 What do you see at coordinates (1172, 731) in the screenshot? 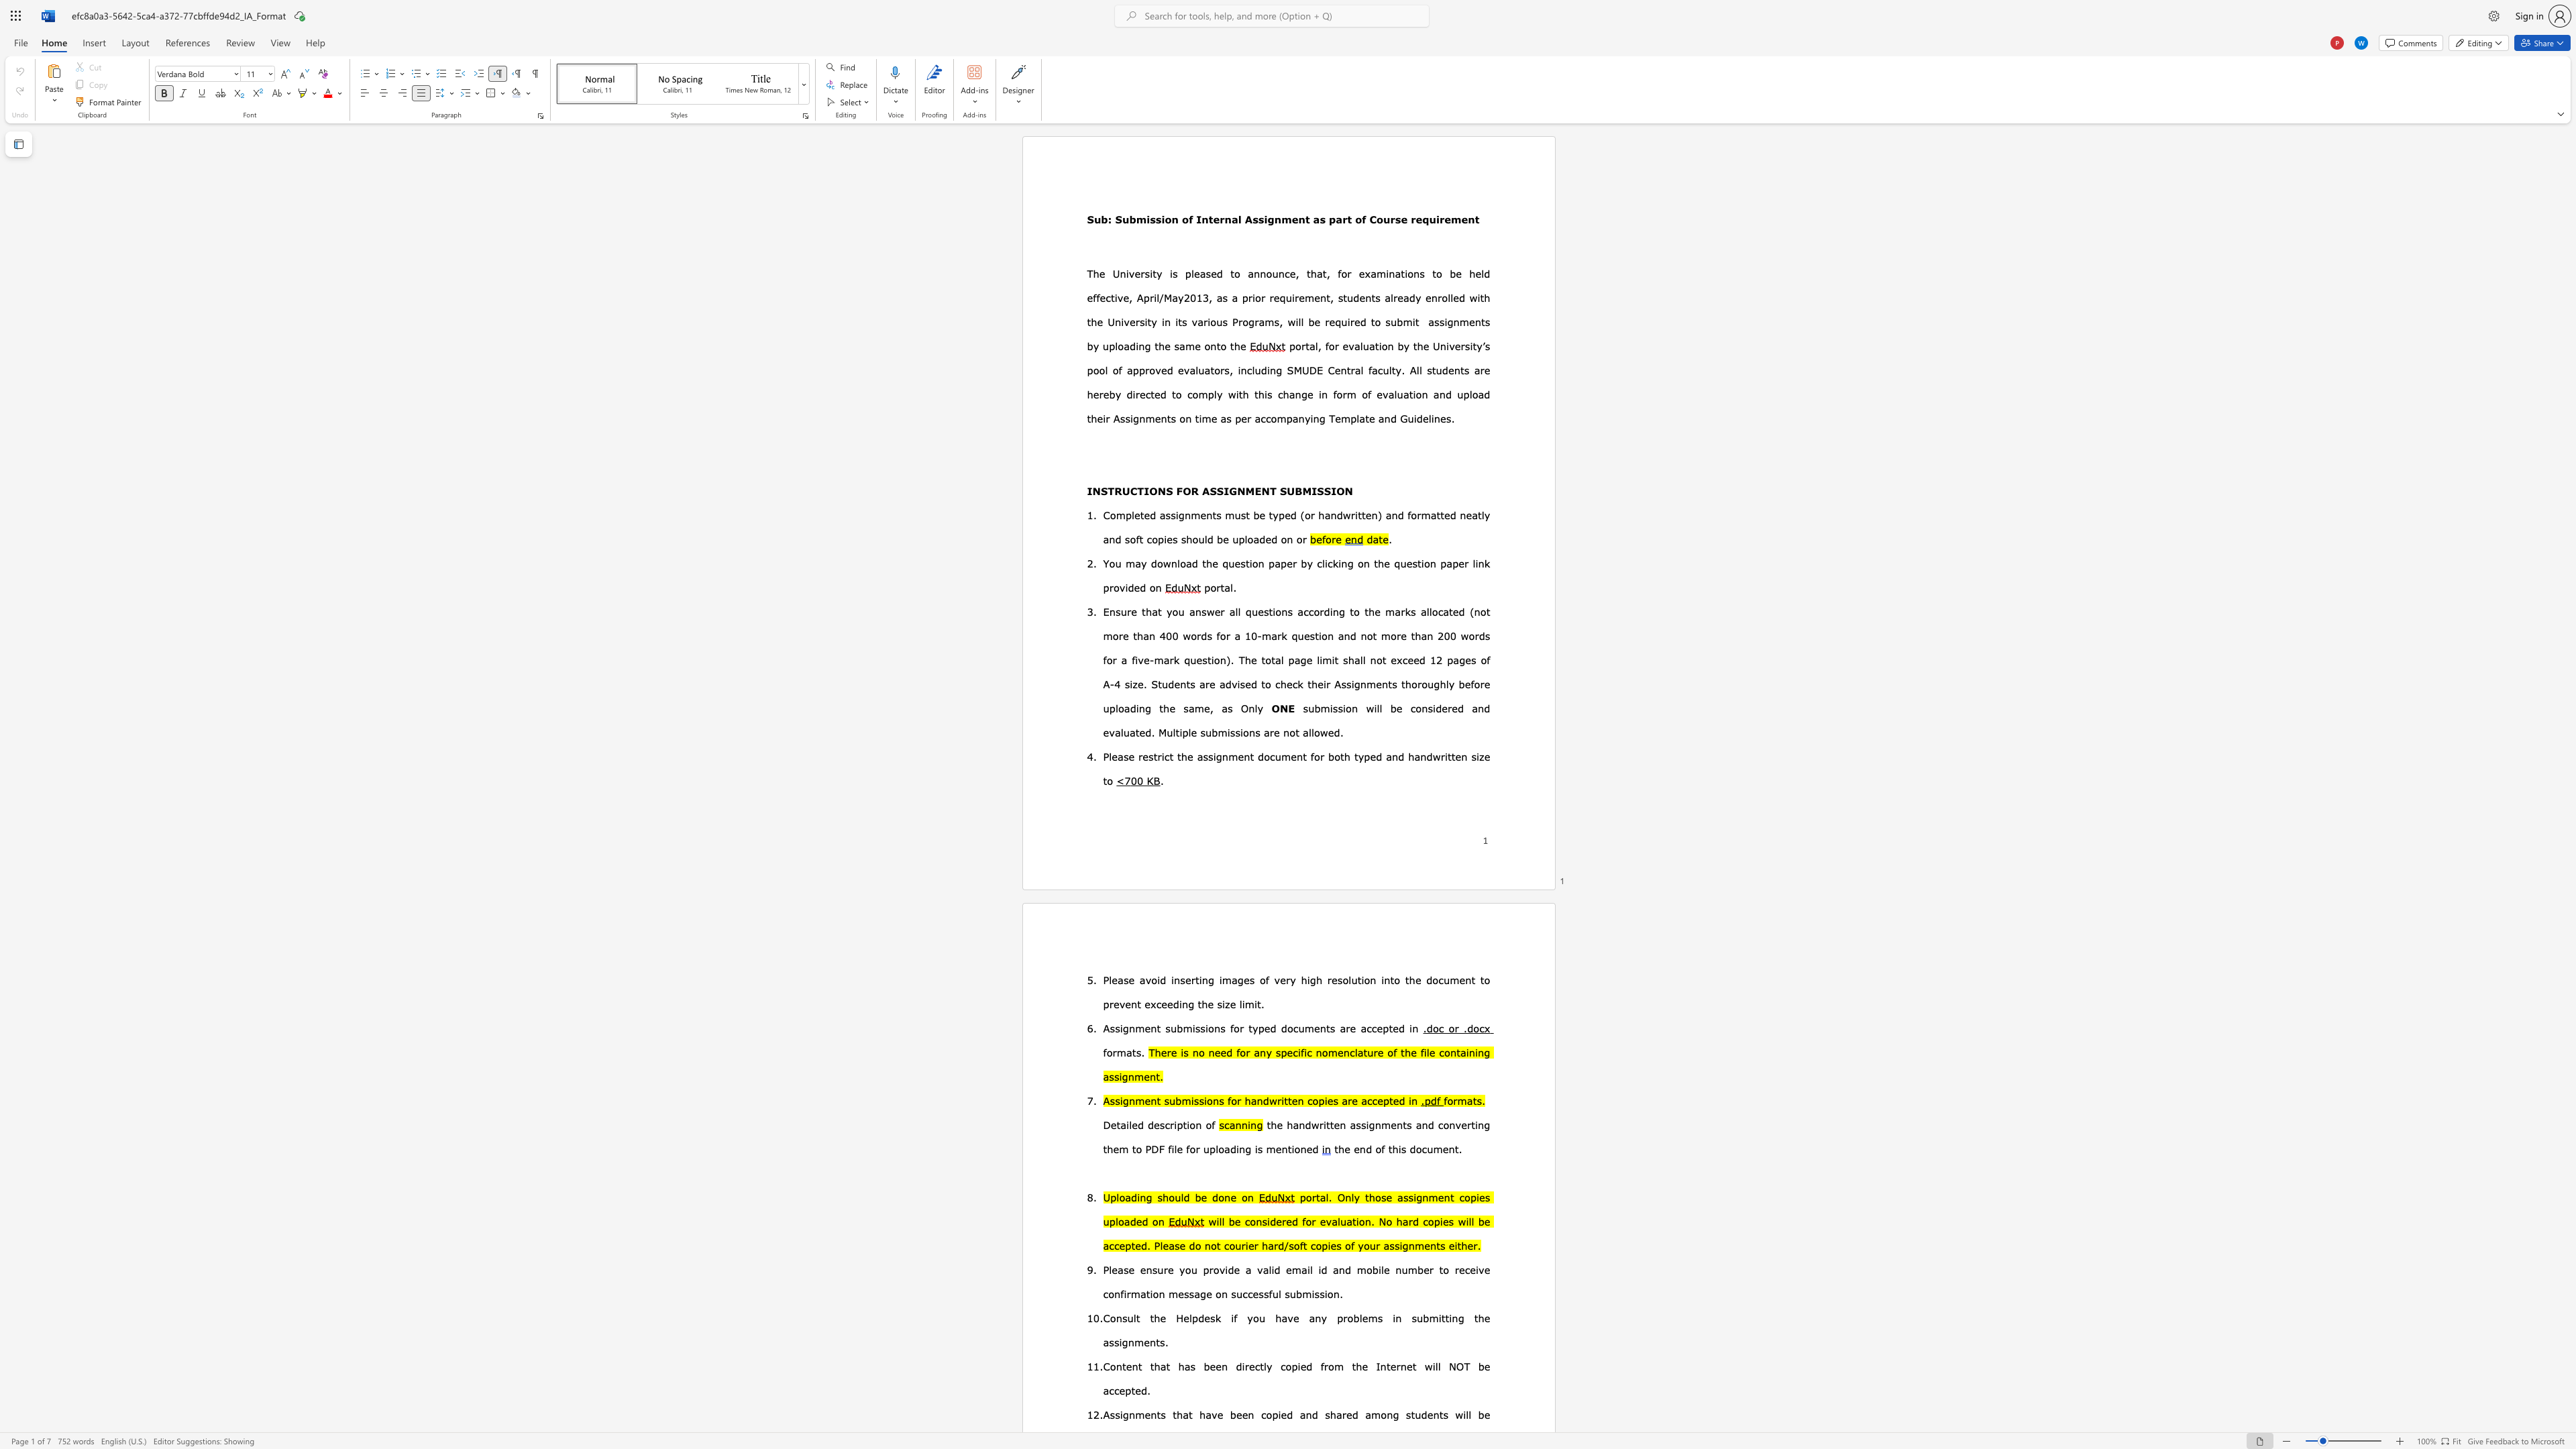
I see `the subset text "ltiple submissions are no" within the text "Multiple submissions are not allowed."` at bounding box center [1172, 731].